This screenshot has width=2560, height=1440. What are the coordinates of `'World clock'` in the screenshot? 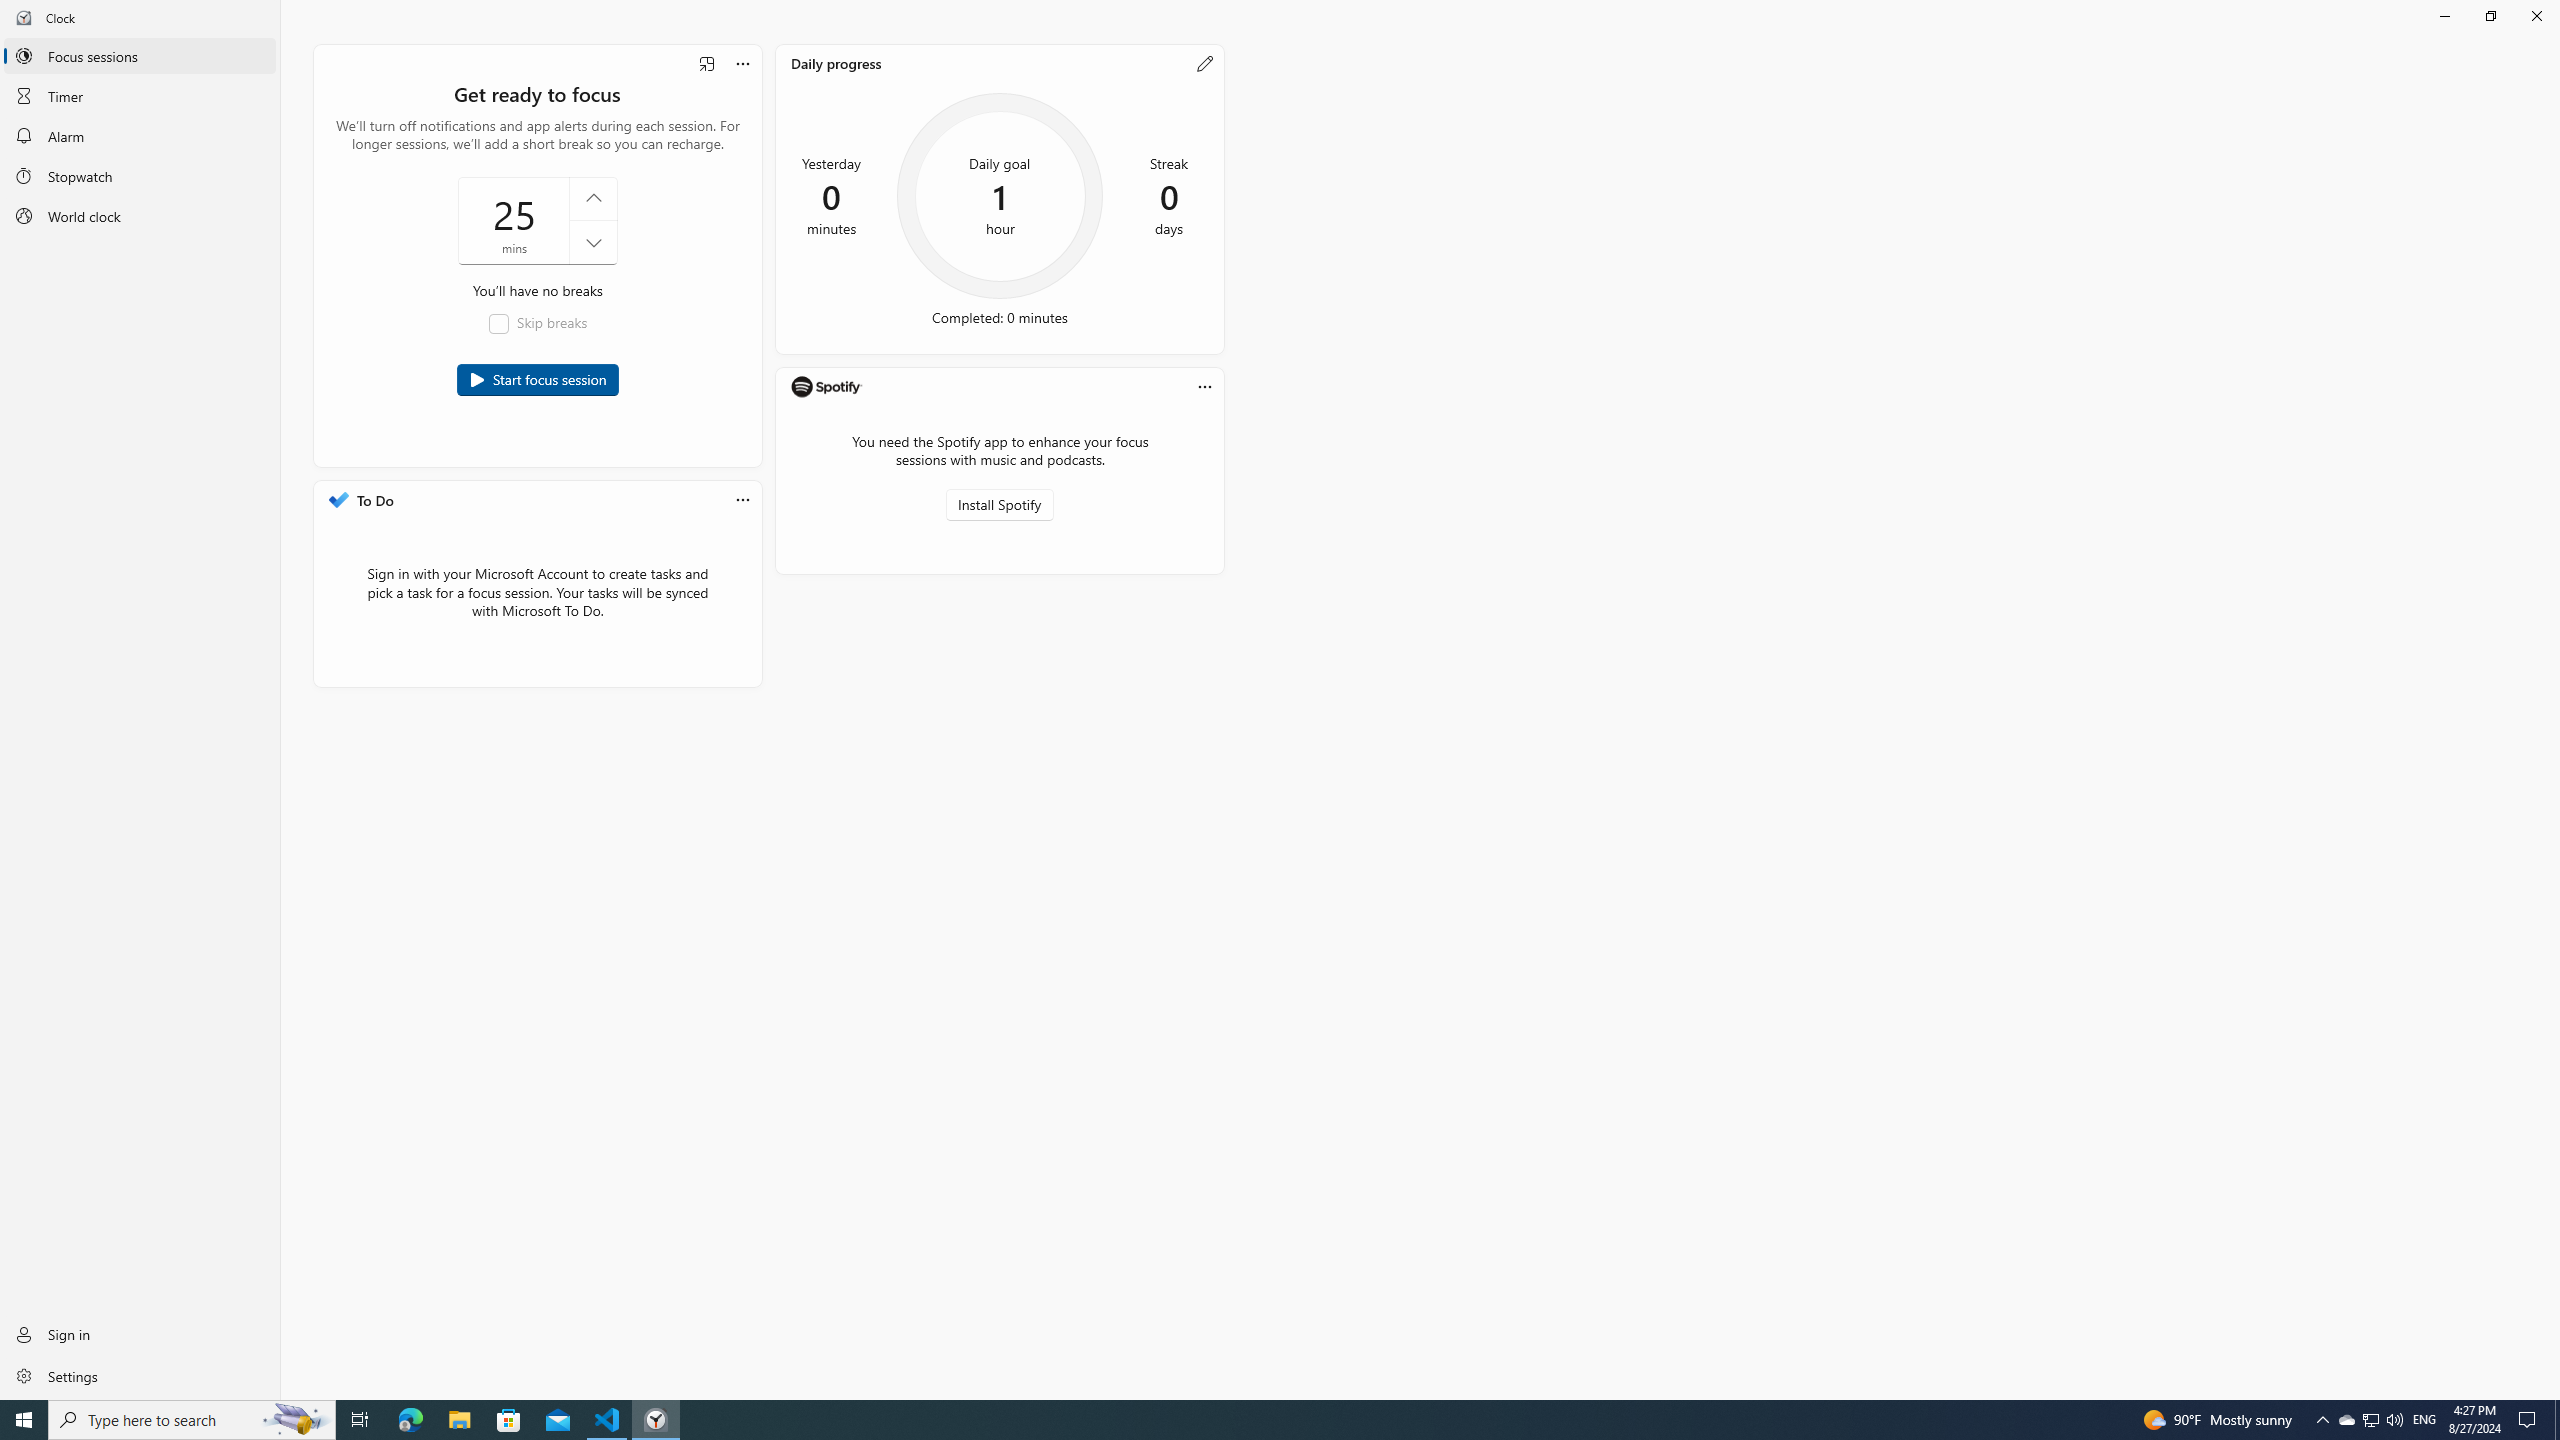 It's located at (139, 215).